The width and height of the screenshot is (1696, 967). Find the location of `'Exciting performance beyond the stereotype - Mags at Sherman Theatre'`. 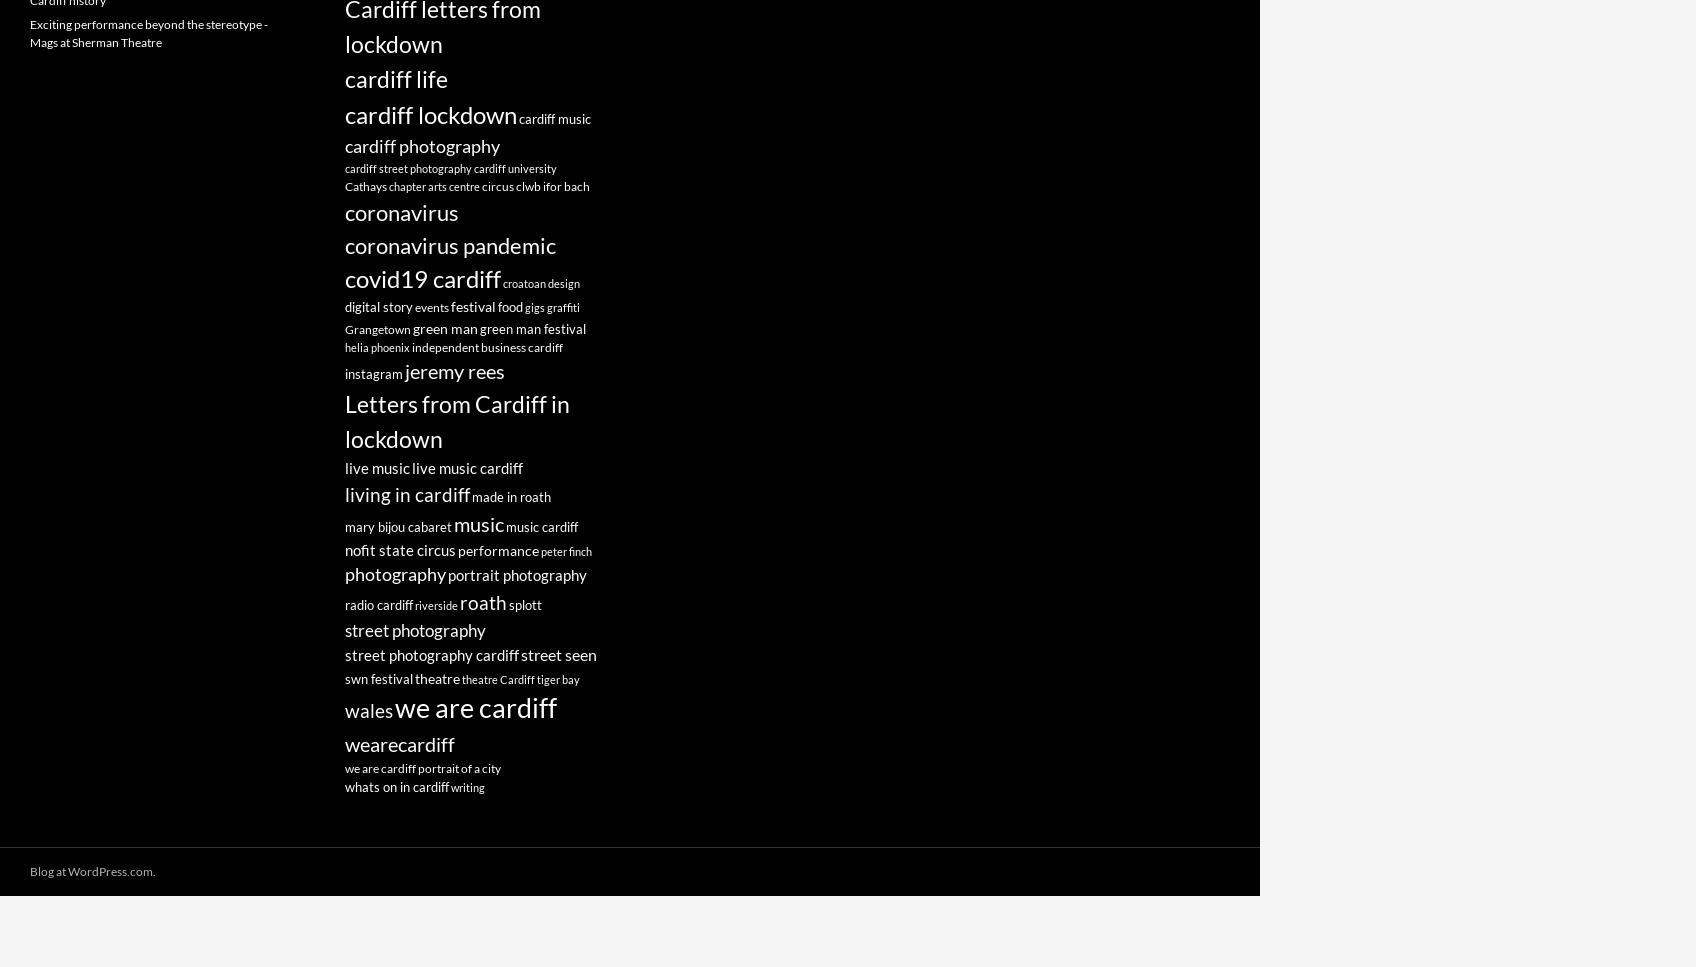

'Exciting performance beyond the stereotype - Mags at Sherman Theatre' is located at coordinates (149, 32).